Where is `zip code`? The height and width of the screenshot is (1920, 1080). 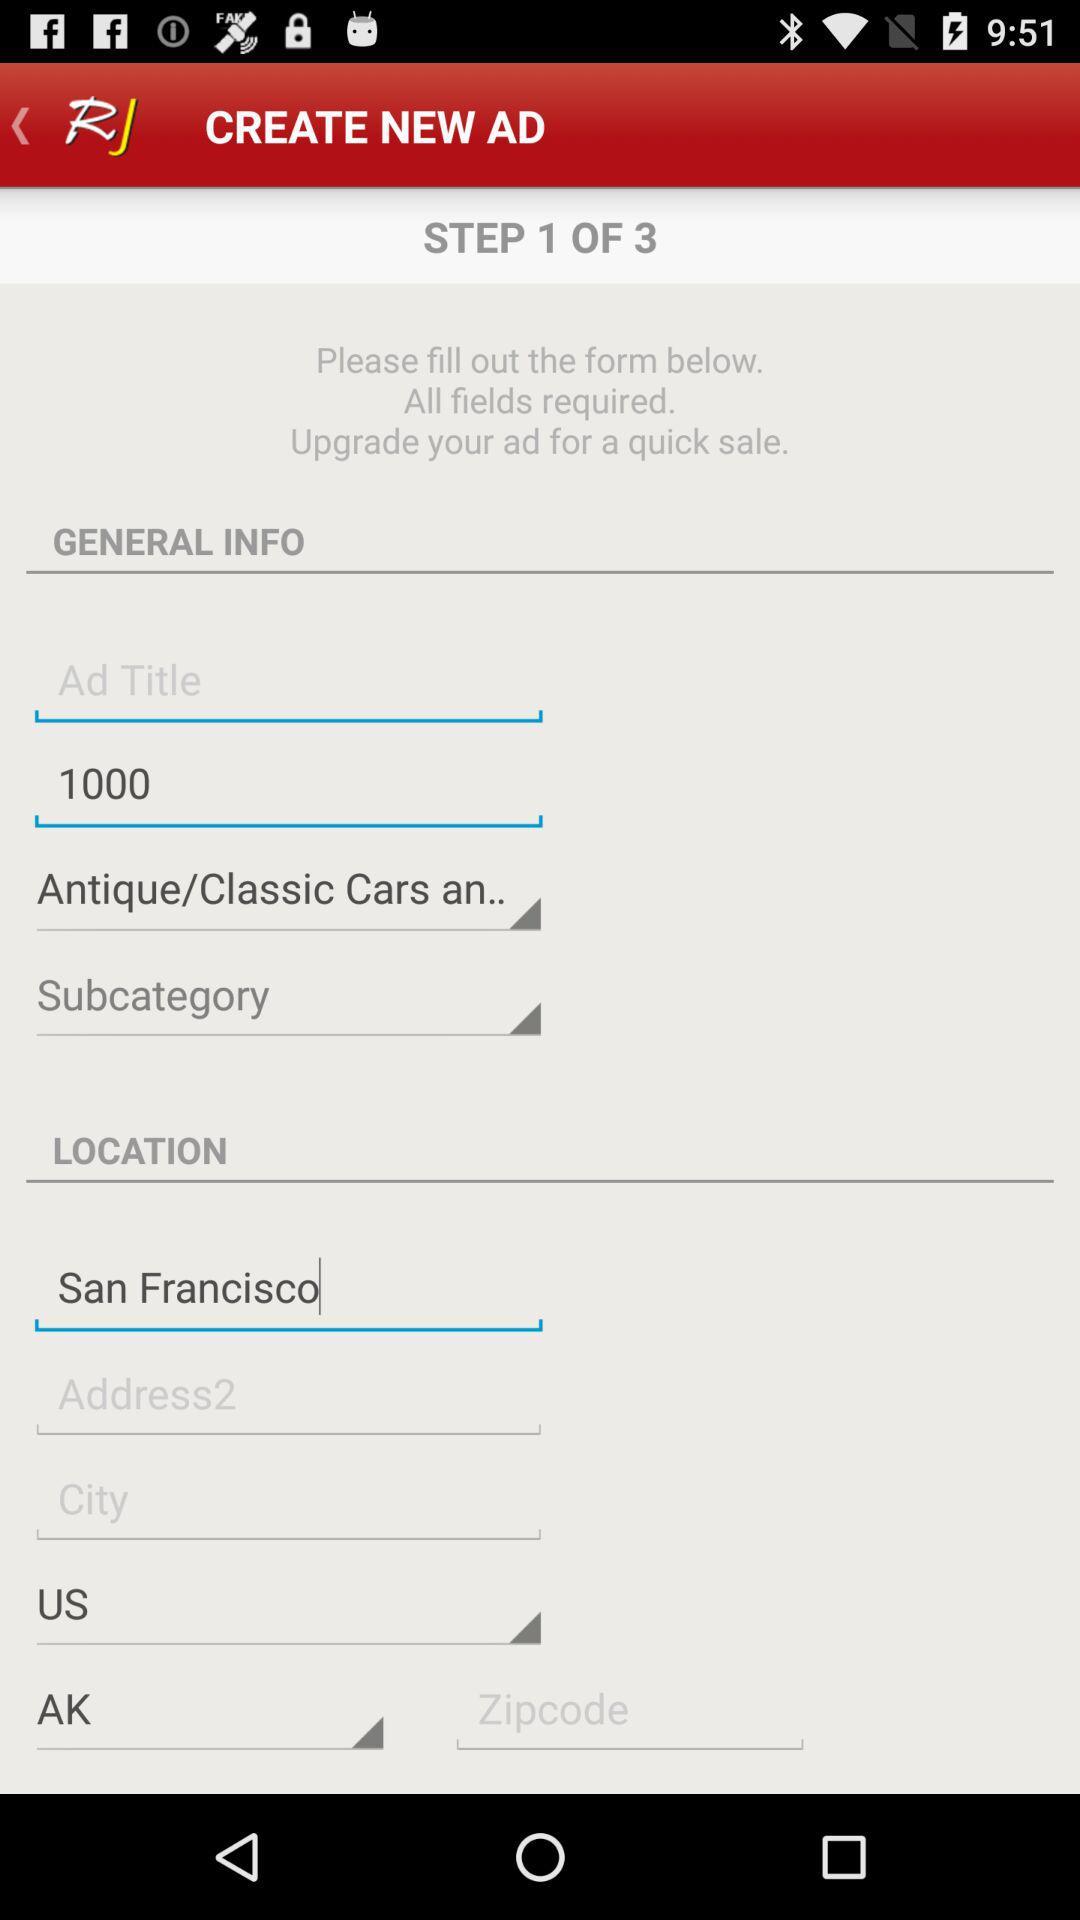 zip code is located at coordinates (628, 1706).